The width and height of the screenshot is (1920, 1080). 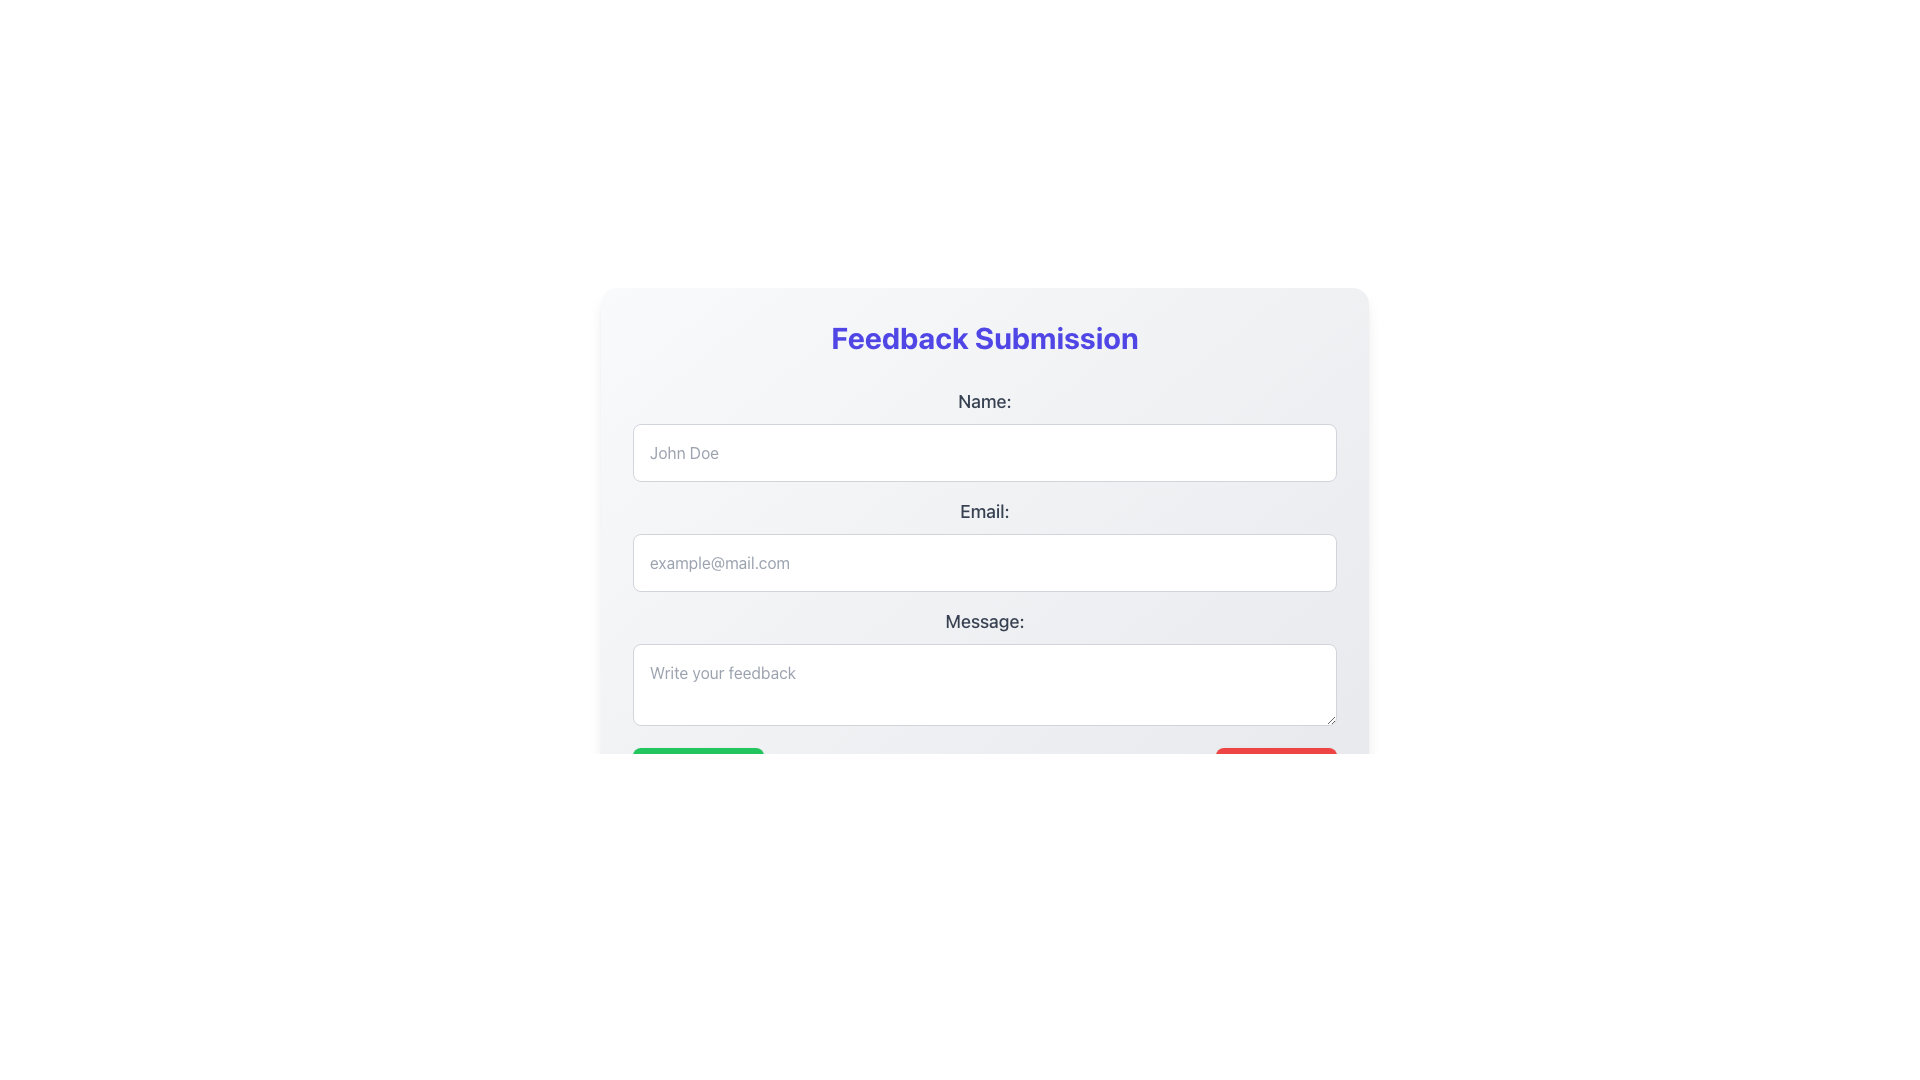 What do you see at coordinates (984, 401) in the screenshot?
I see `the label that guides users to input their name, located above the text input field with the placeholder 'John Doe'` at bounding box center [984, 401].